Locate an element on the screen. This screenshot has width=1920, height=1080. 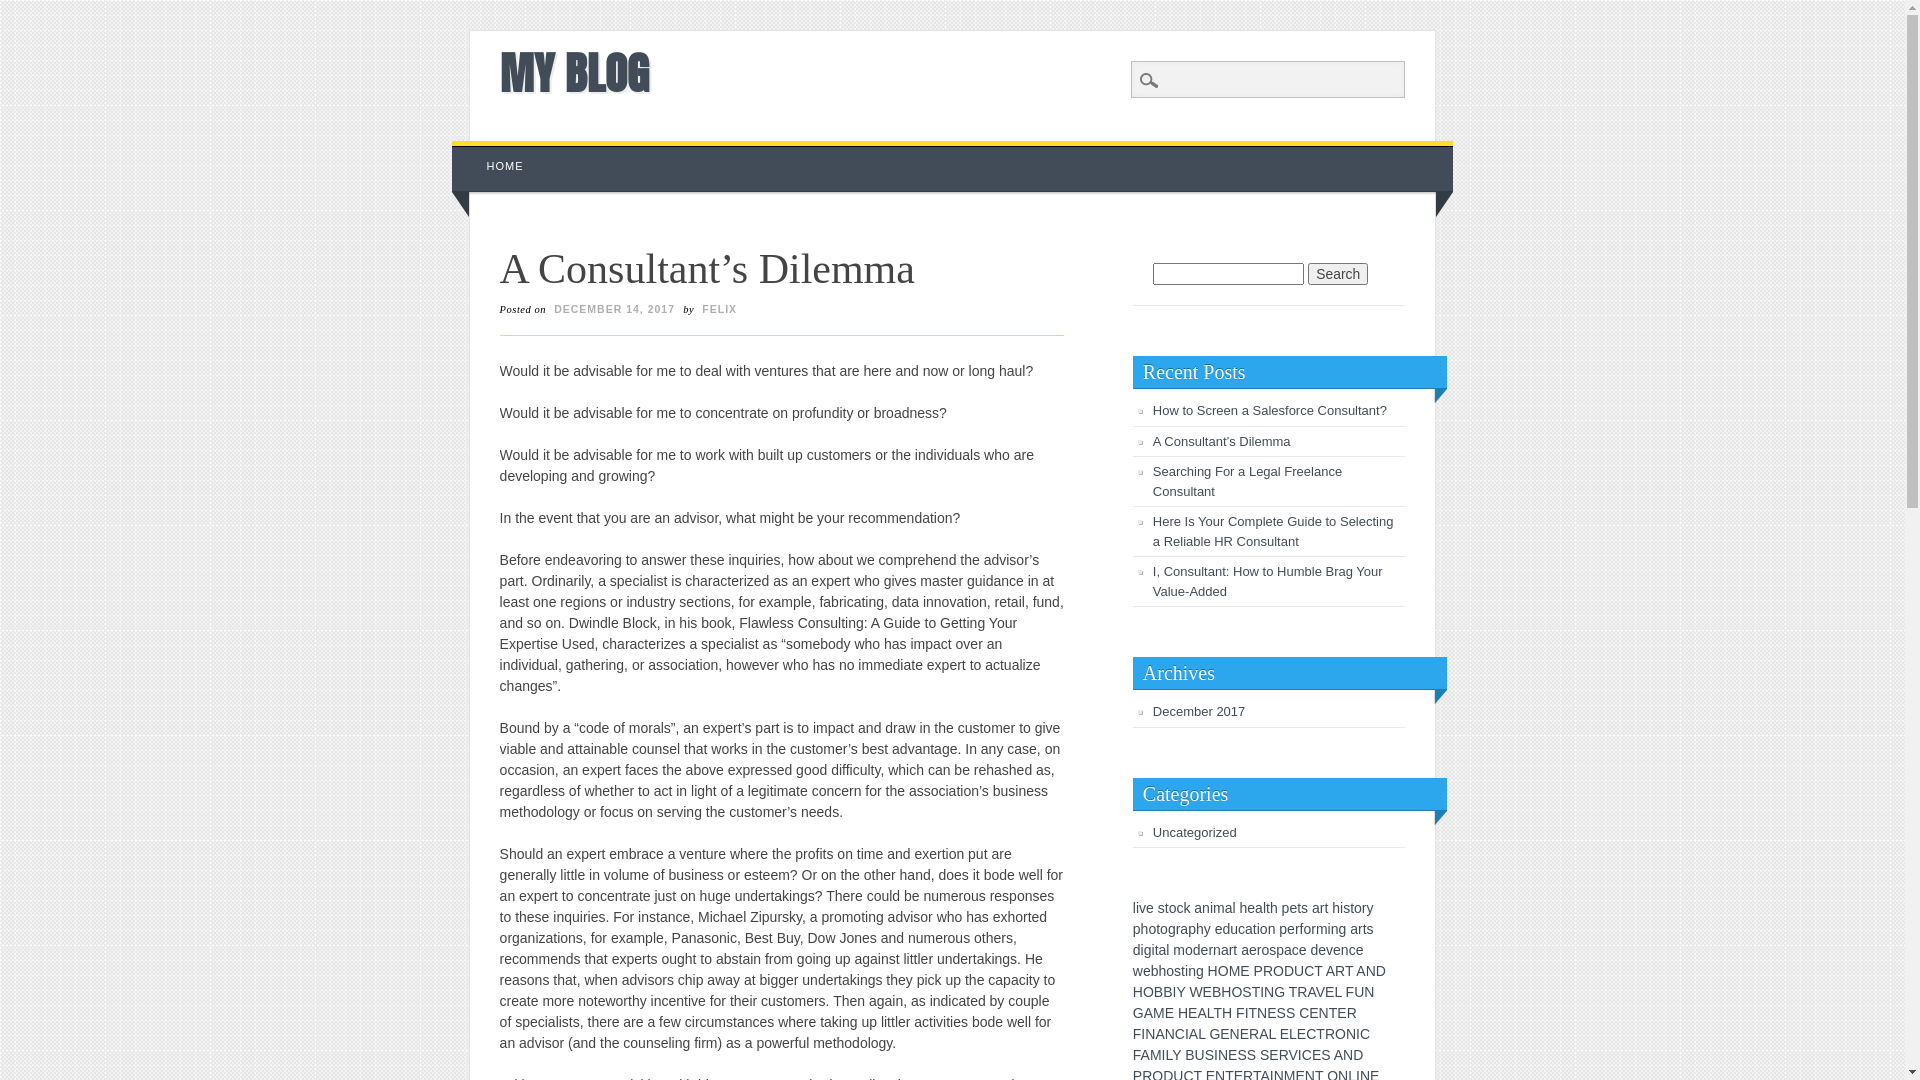
'I, Consultant: How to Humble Brag Your Value-Added' is located at coordinates (1266, 581).